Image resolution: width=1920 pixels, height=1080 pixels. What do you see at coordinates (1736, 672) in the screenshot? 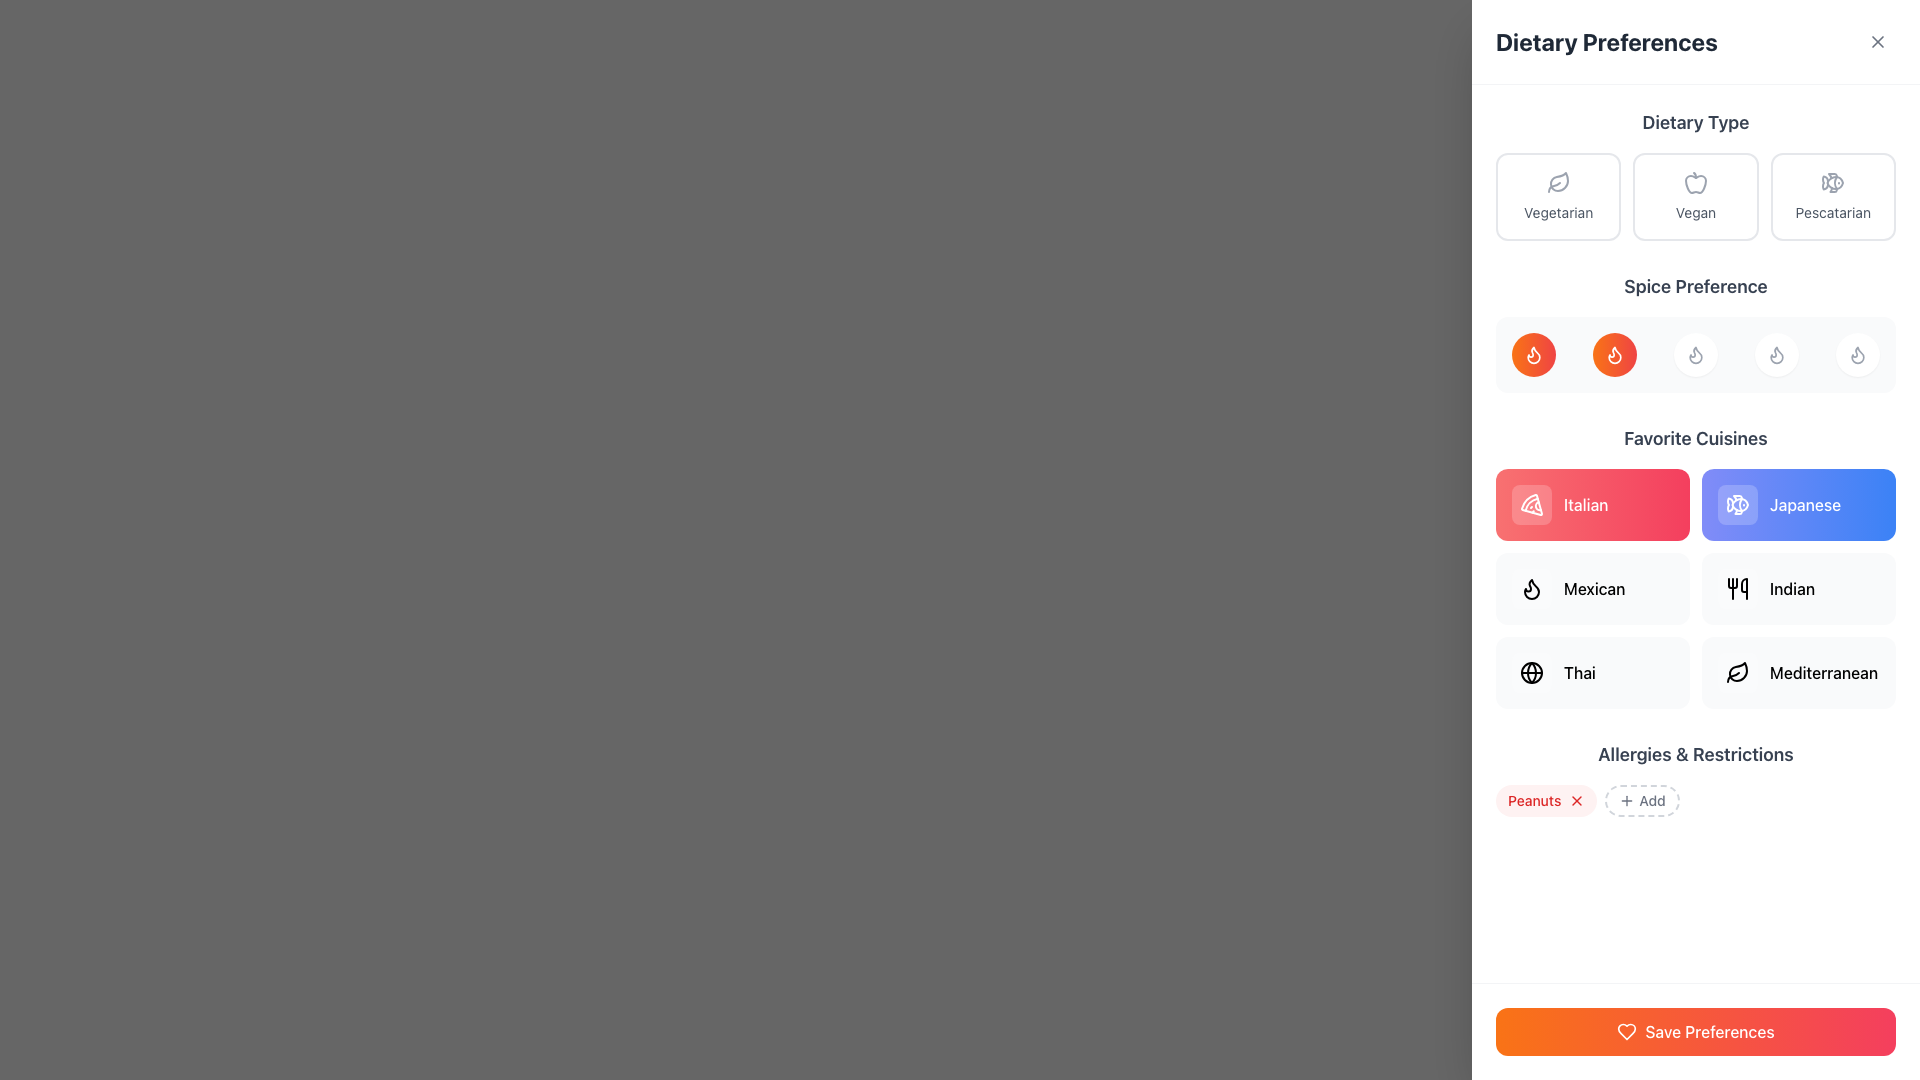
I see `the 'Mediterranean' cuisine selection button located in the bottom-right corner of the 'Favorite Cuisines' section` at bounding box center [1736, 672].